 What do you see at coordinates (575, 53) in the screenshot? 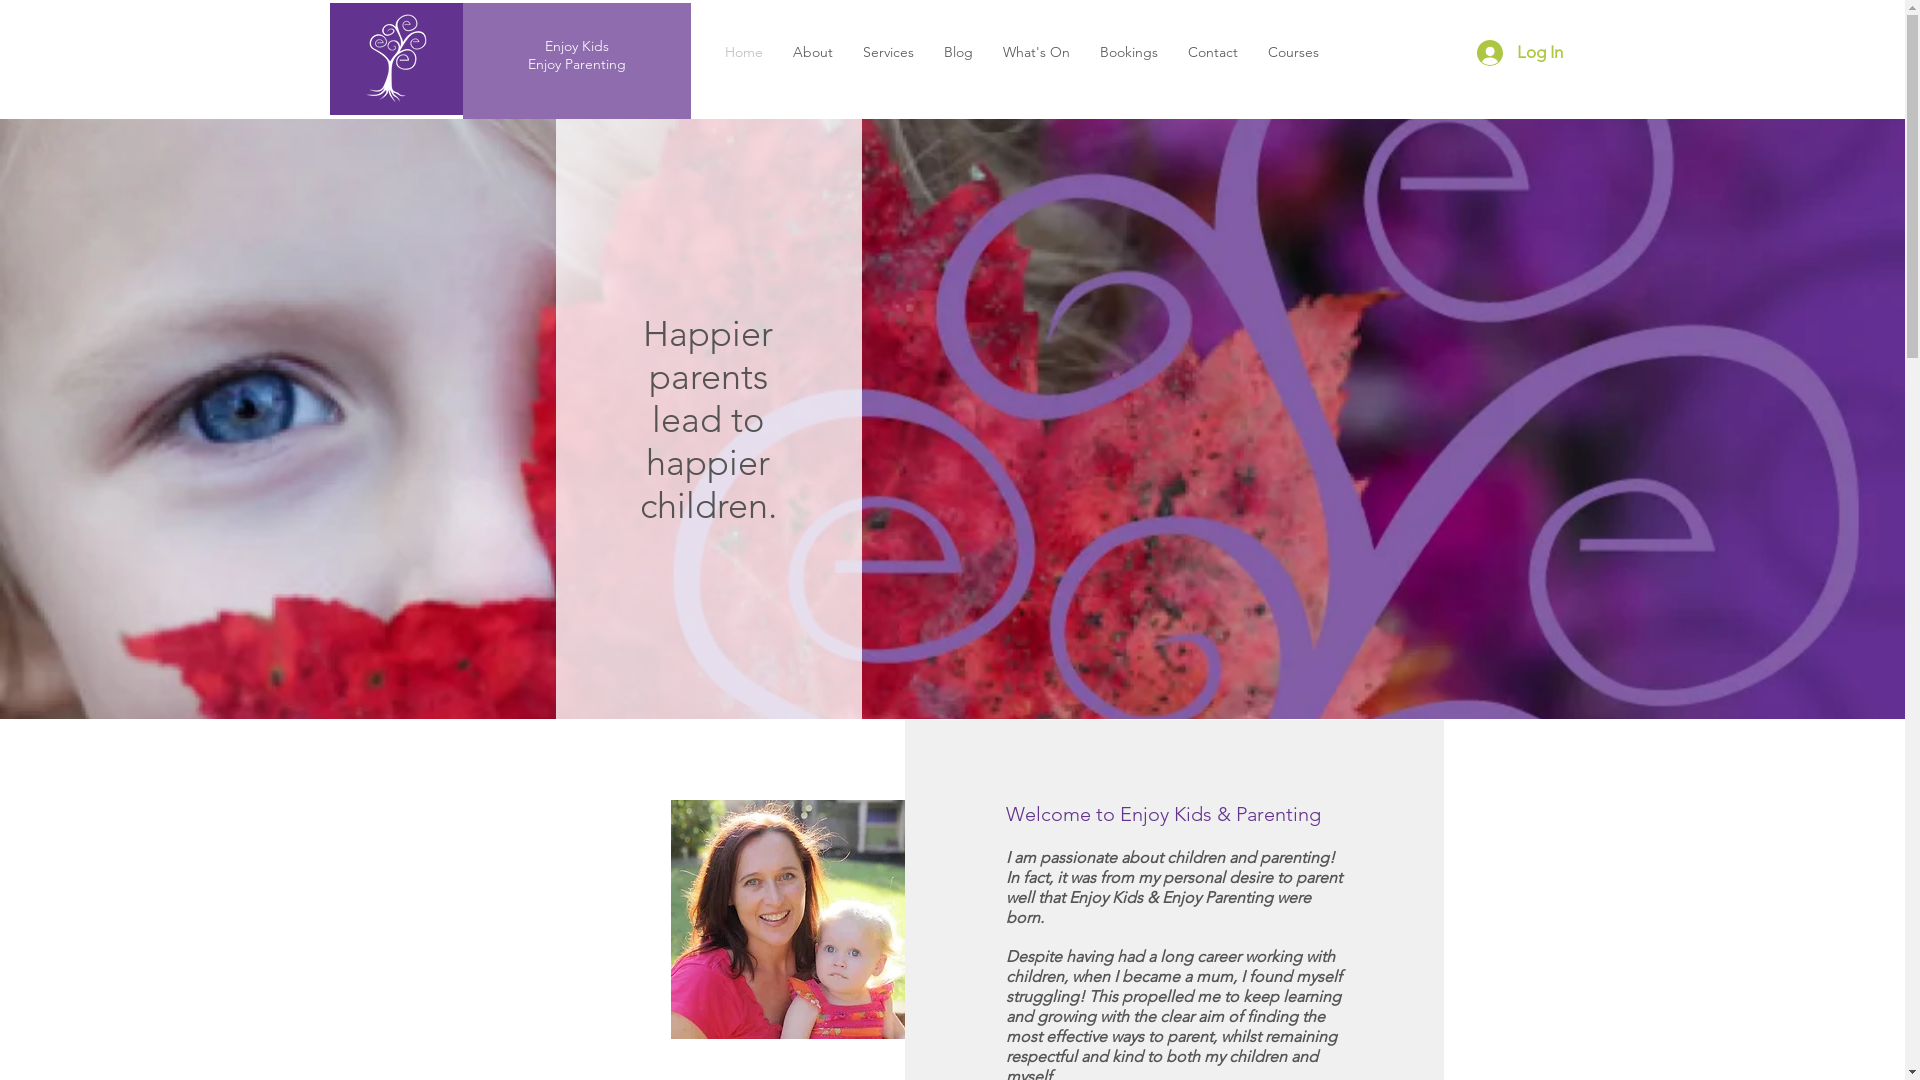
I see `'Enjoy Kids` at bounding box center [575, 53].